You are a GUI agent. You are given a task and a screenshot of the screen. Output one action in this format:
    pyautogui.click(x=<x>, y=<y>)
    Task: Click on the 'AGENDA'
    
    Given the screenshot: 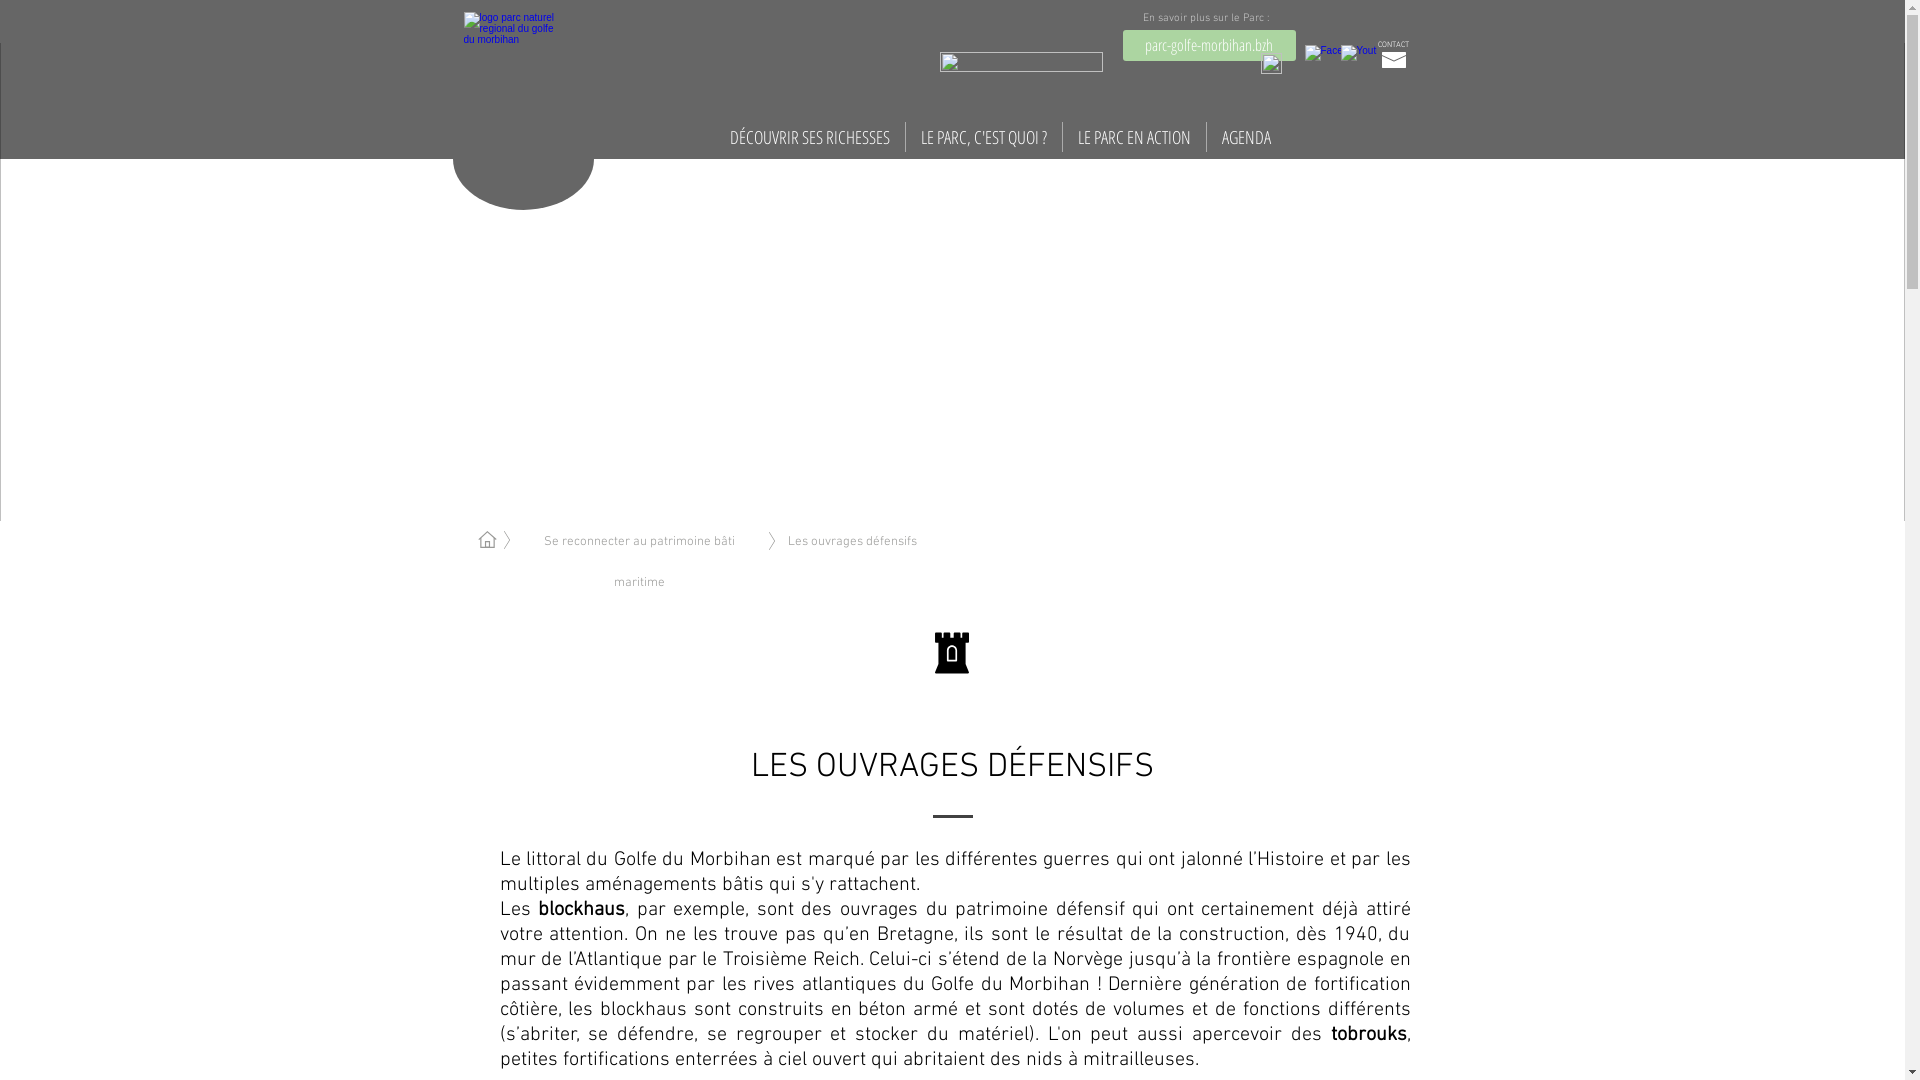 What is the action you would take?
    pyautogui.click(x=1204, y=136)
    